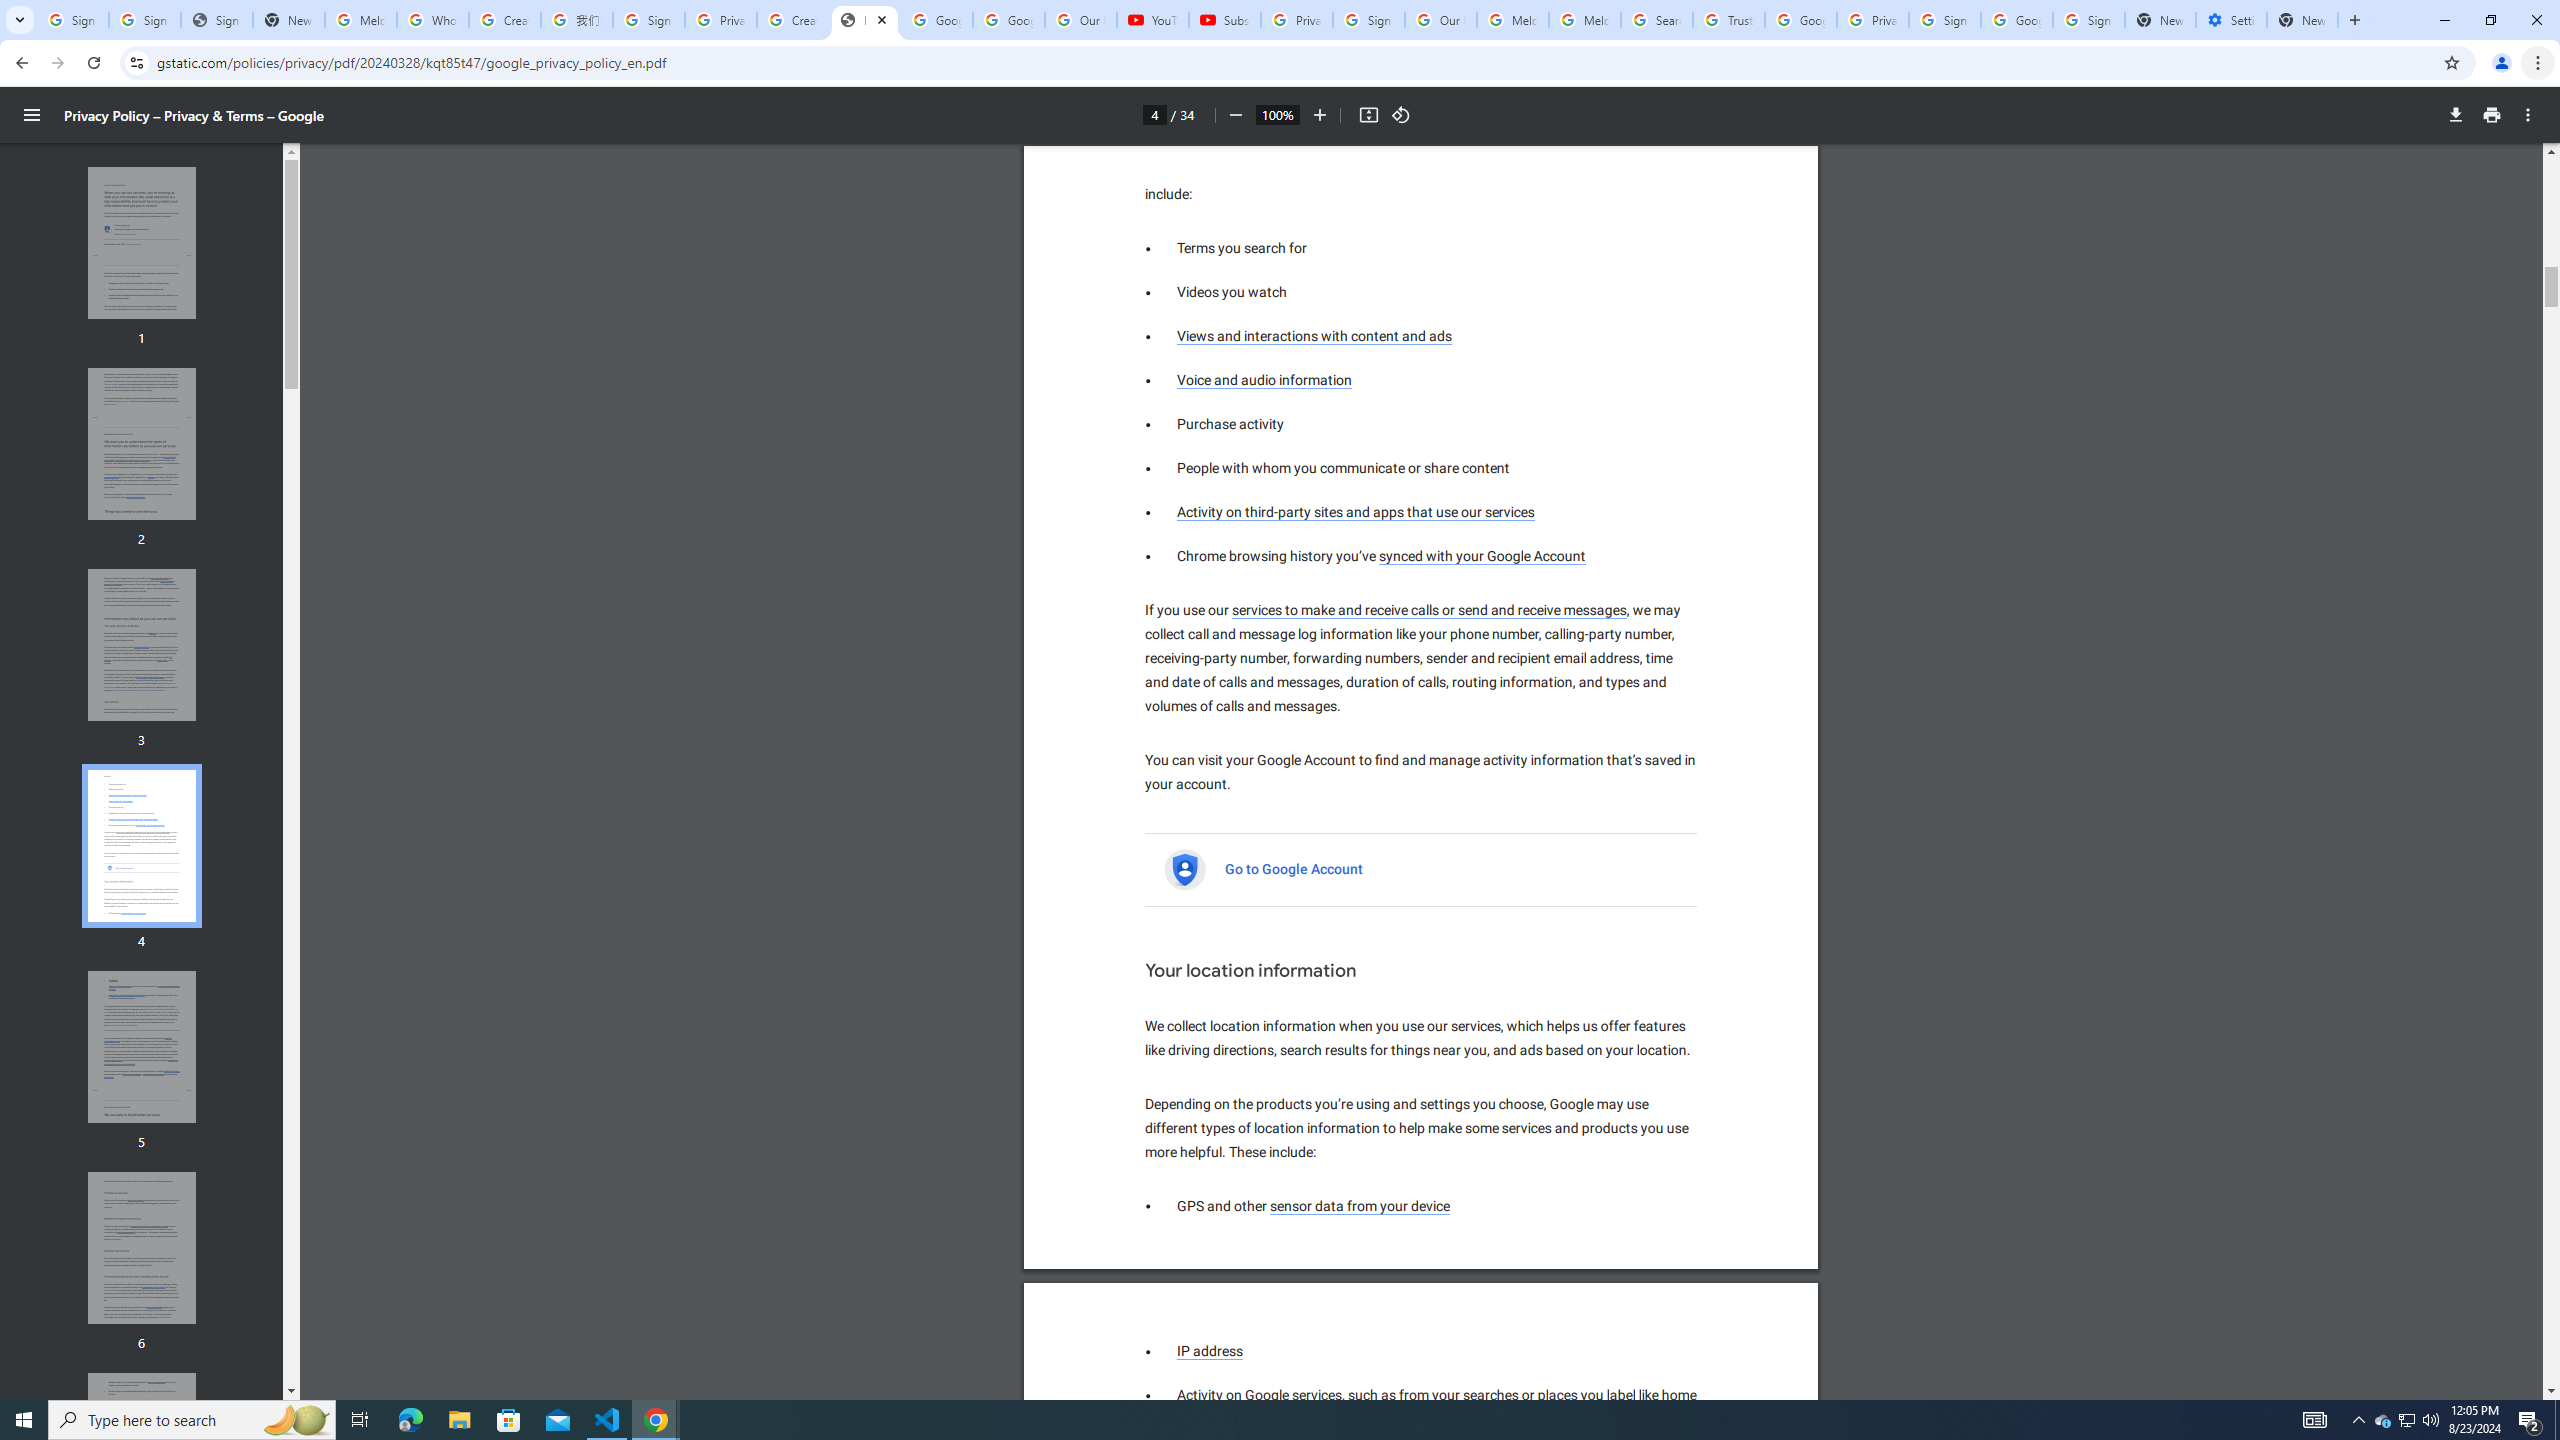  Describe the element at coordinates (142, 242) in the screenshot. I see `'Thumbnail for page 1'` at that location.